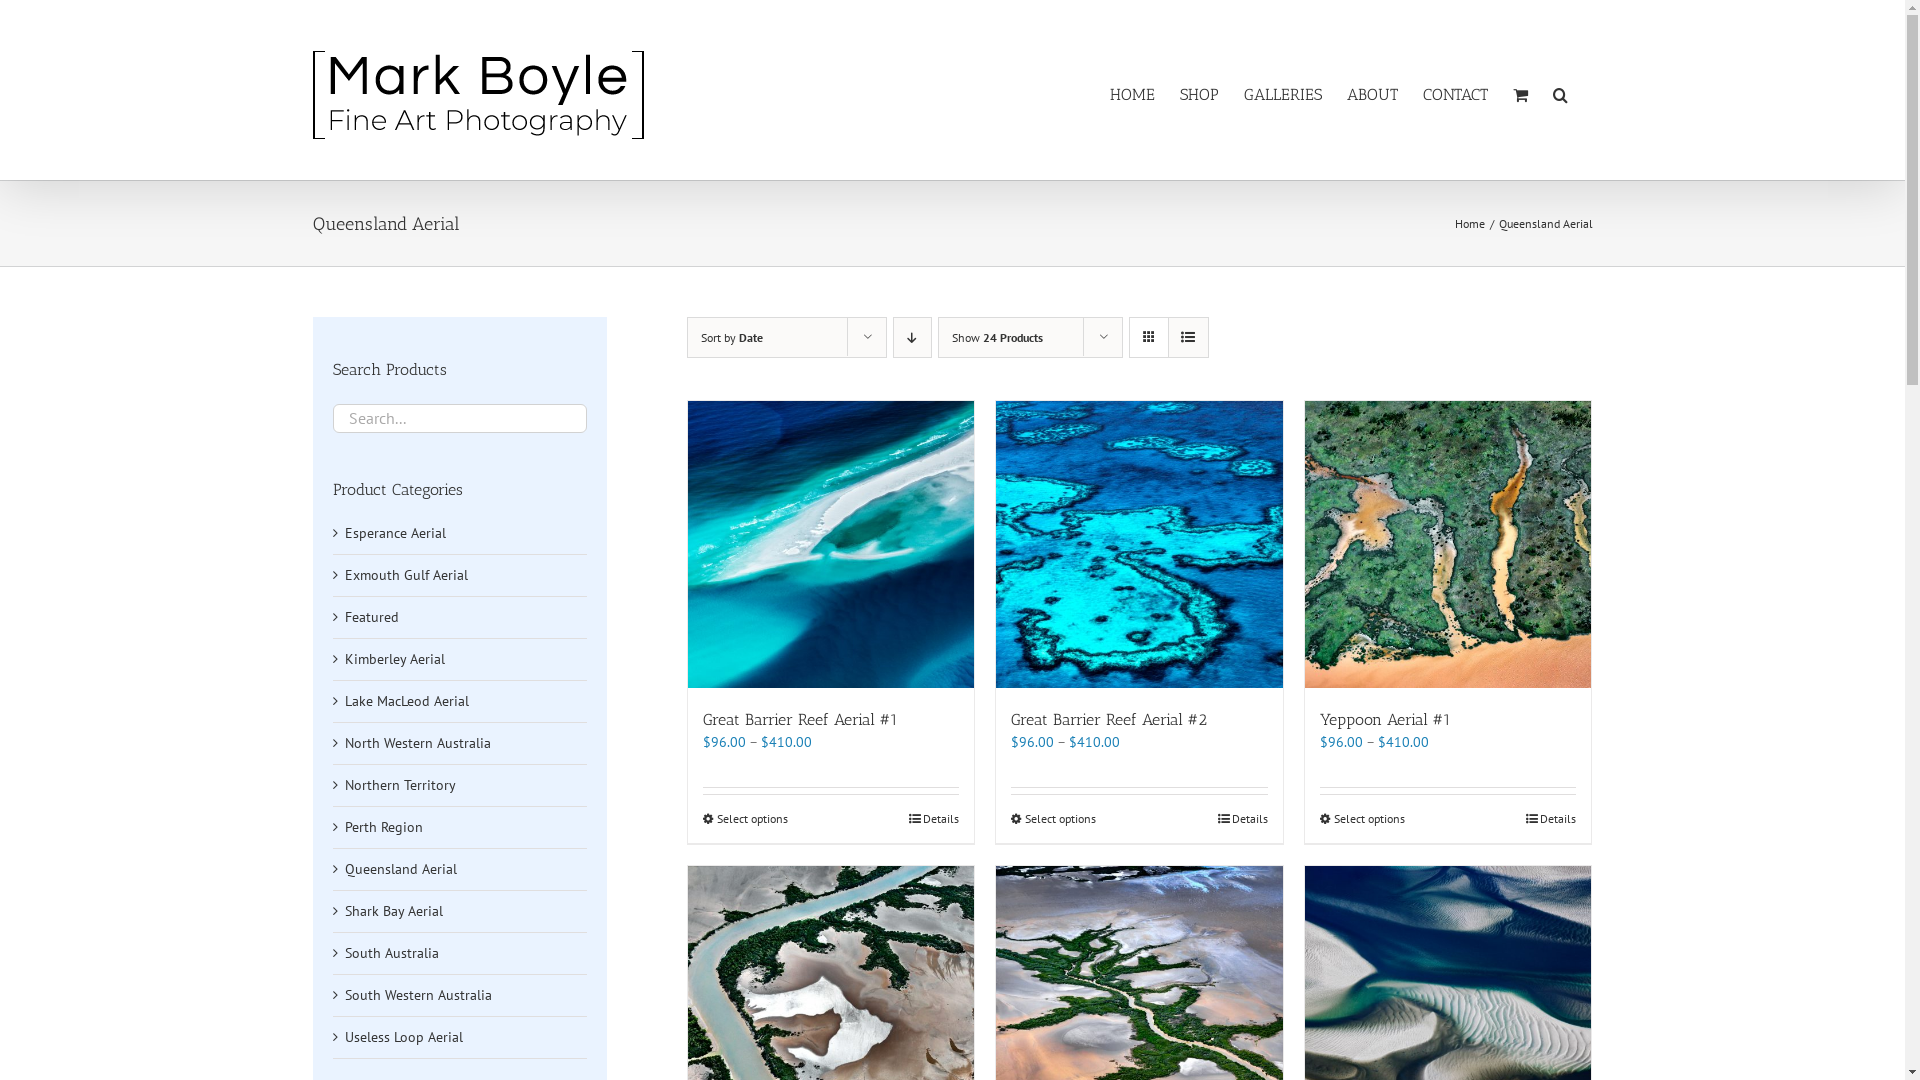 Image resolution: width=1920 pixels, height=1080 pixels. I want to click on 'Esperance Aerial', so click(394, 531).